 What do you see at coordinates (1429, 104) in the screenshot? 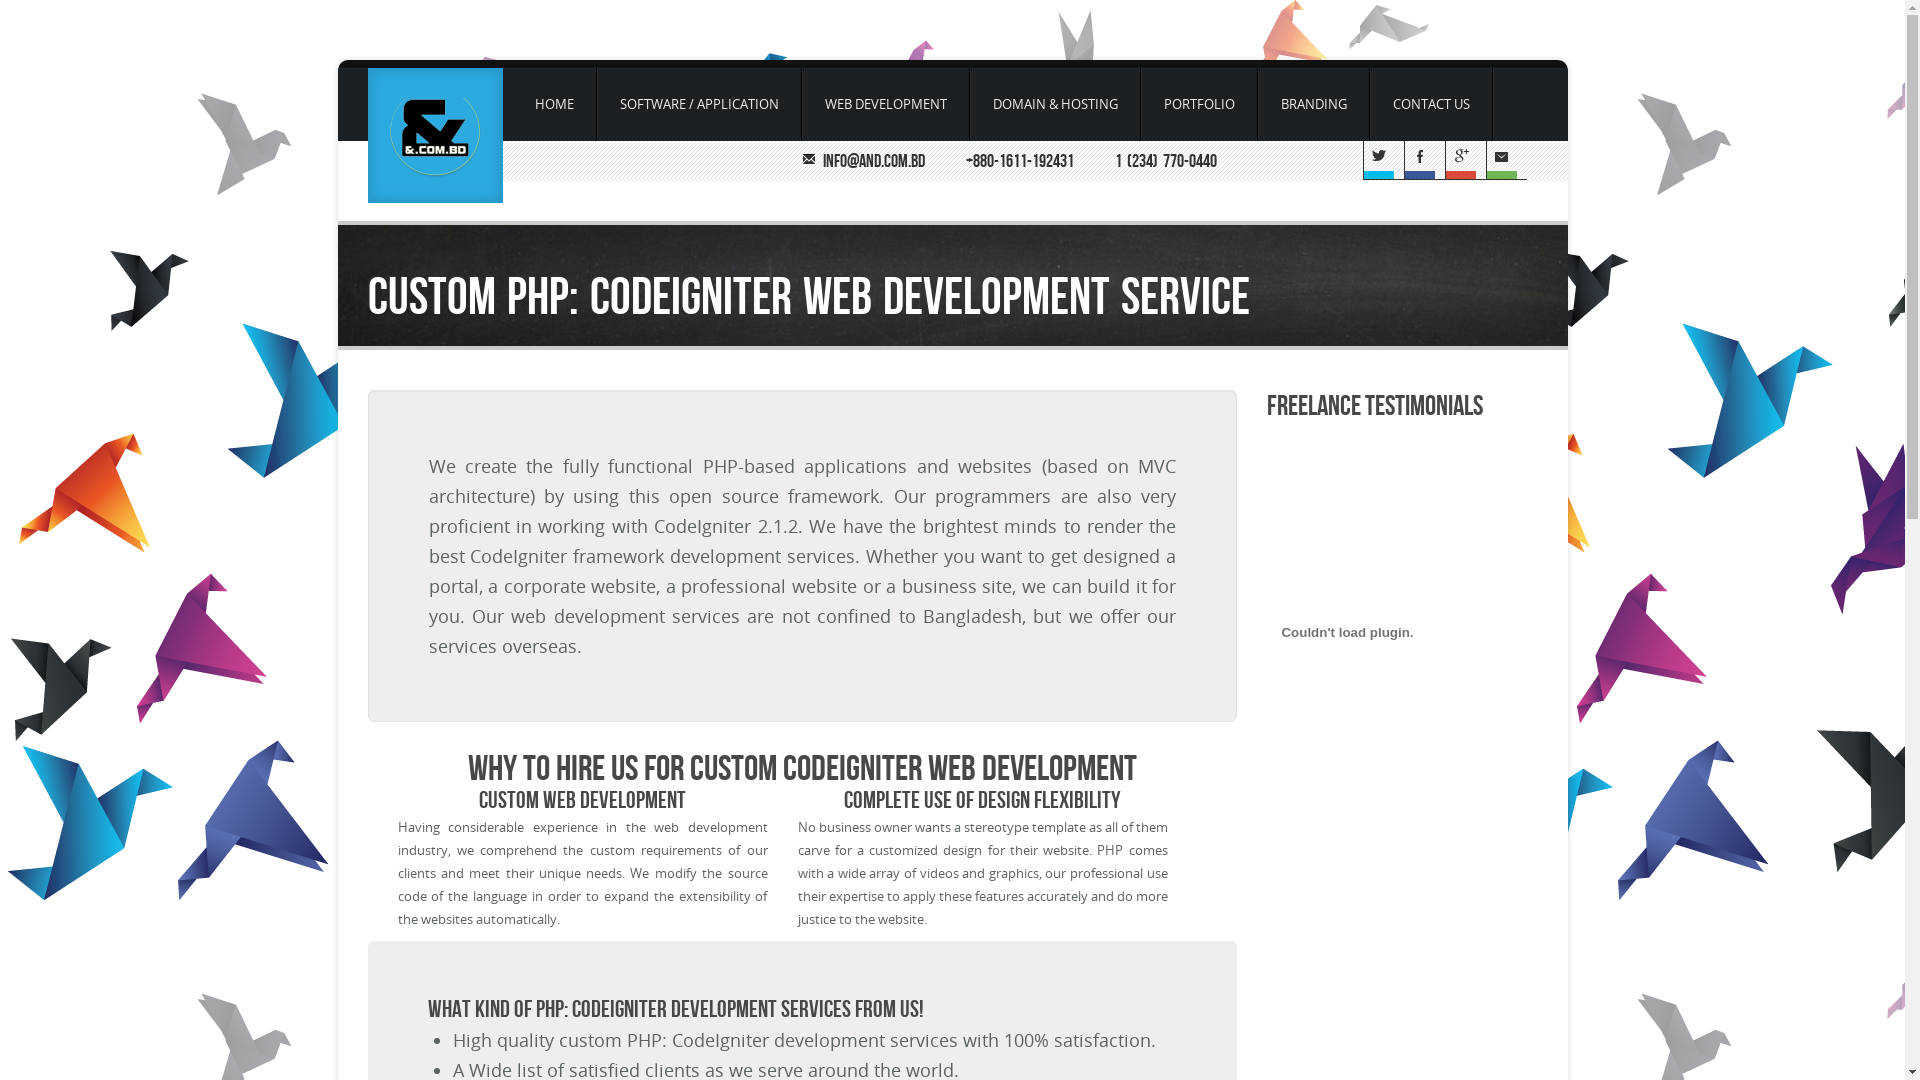
I see `'CONTACT US'` at bounding box center [1429, 104].